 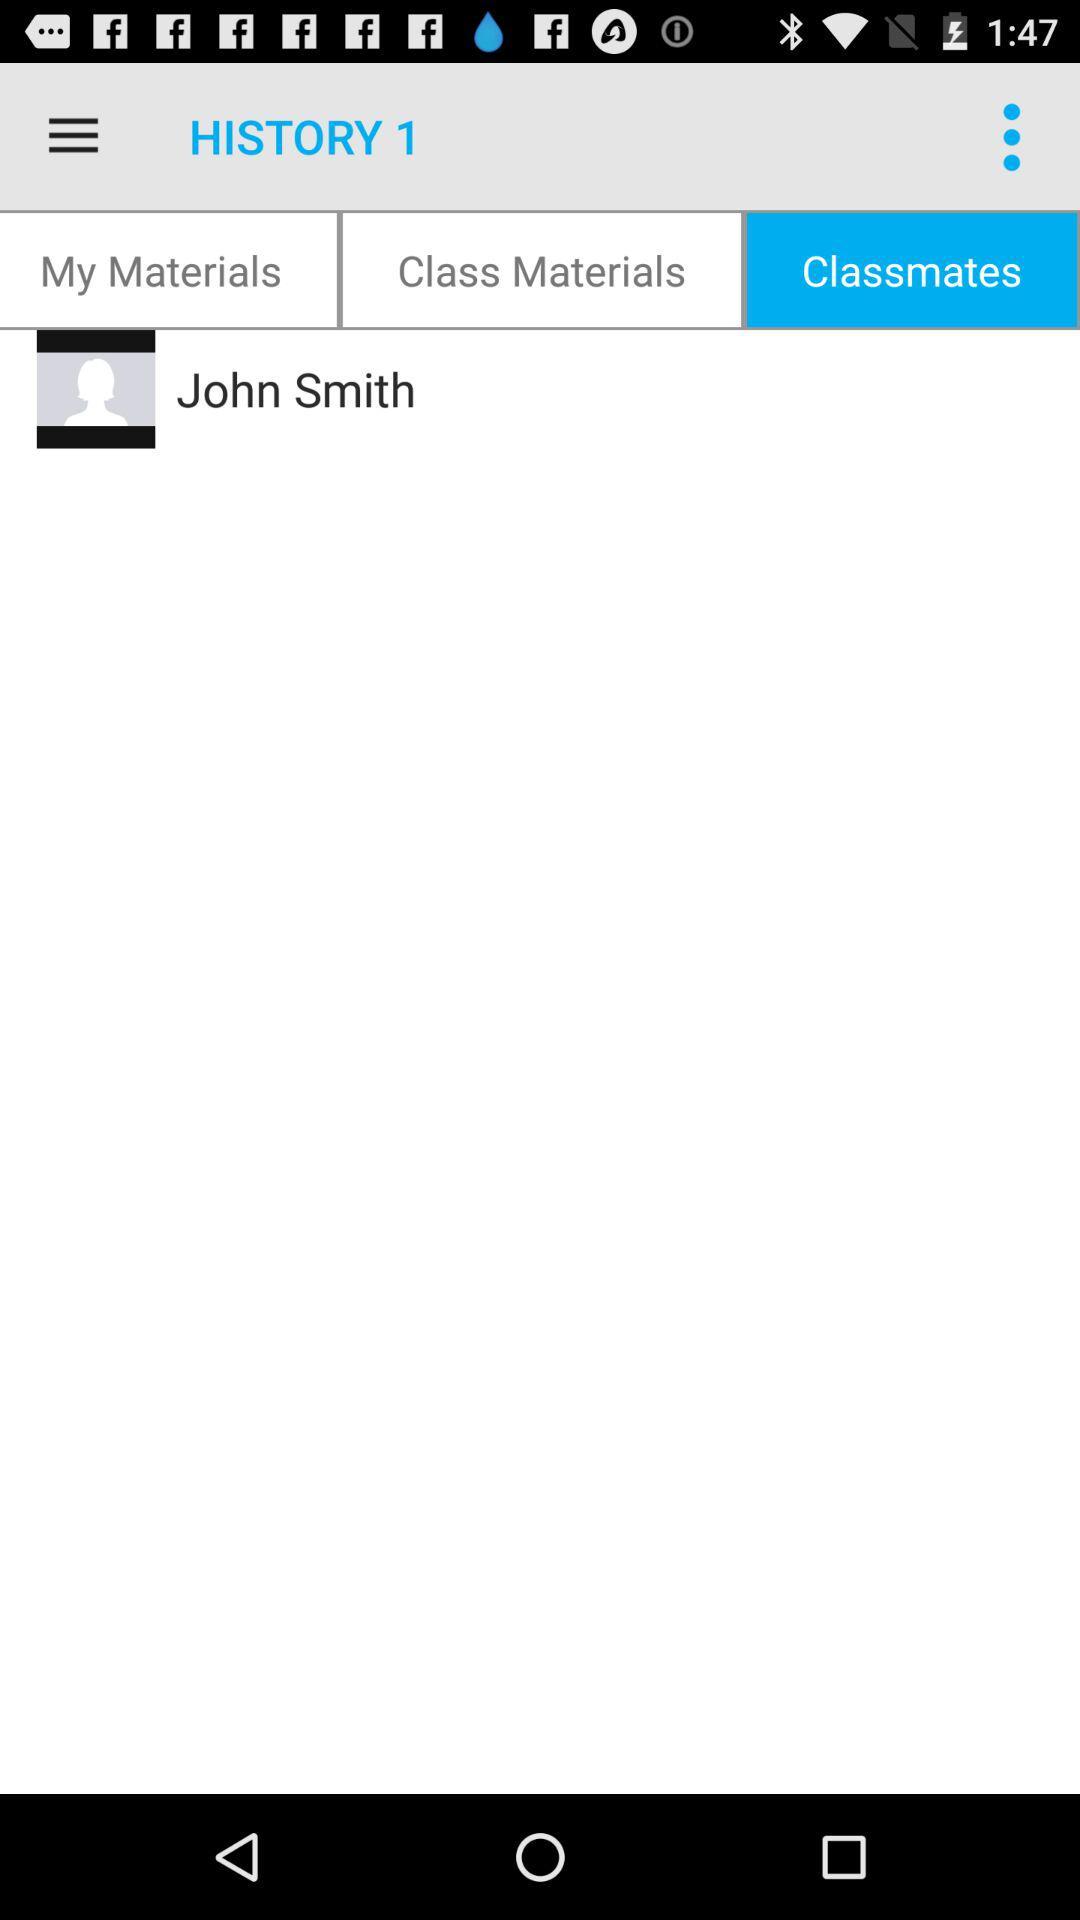 What do you see at coordinates (563, 389) in the screenshot?
I see `the john smith icon` at bounding box center [563, 389].